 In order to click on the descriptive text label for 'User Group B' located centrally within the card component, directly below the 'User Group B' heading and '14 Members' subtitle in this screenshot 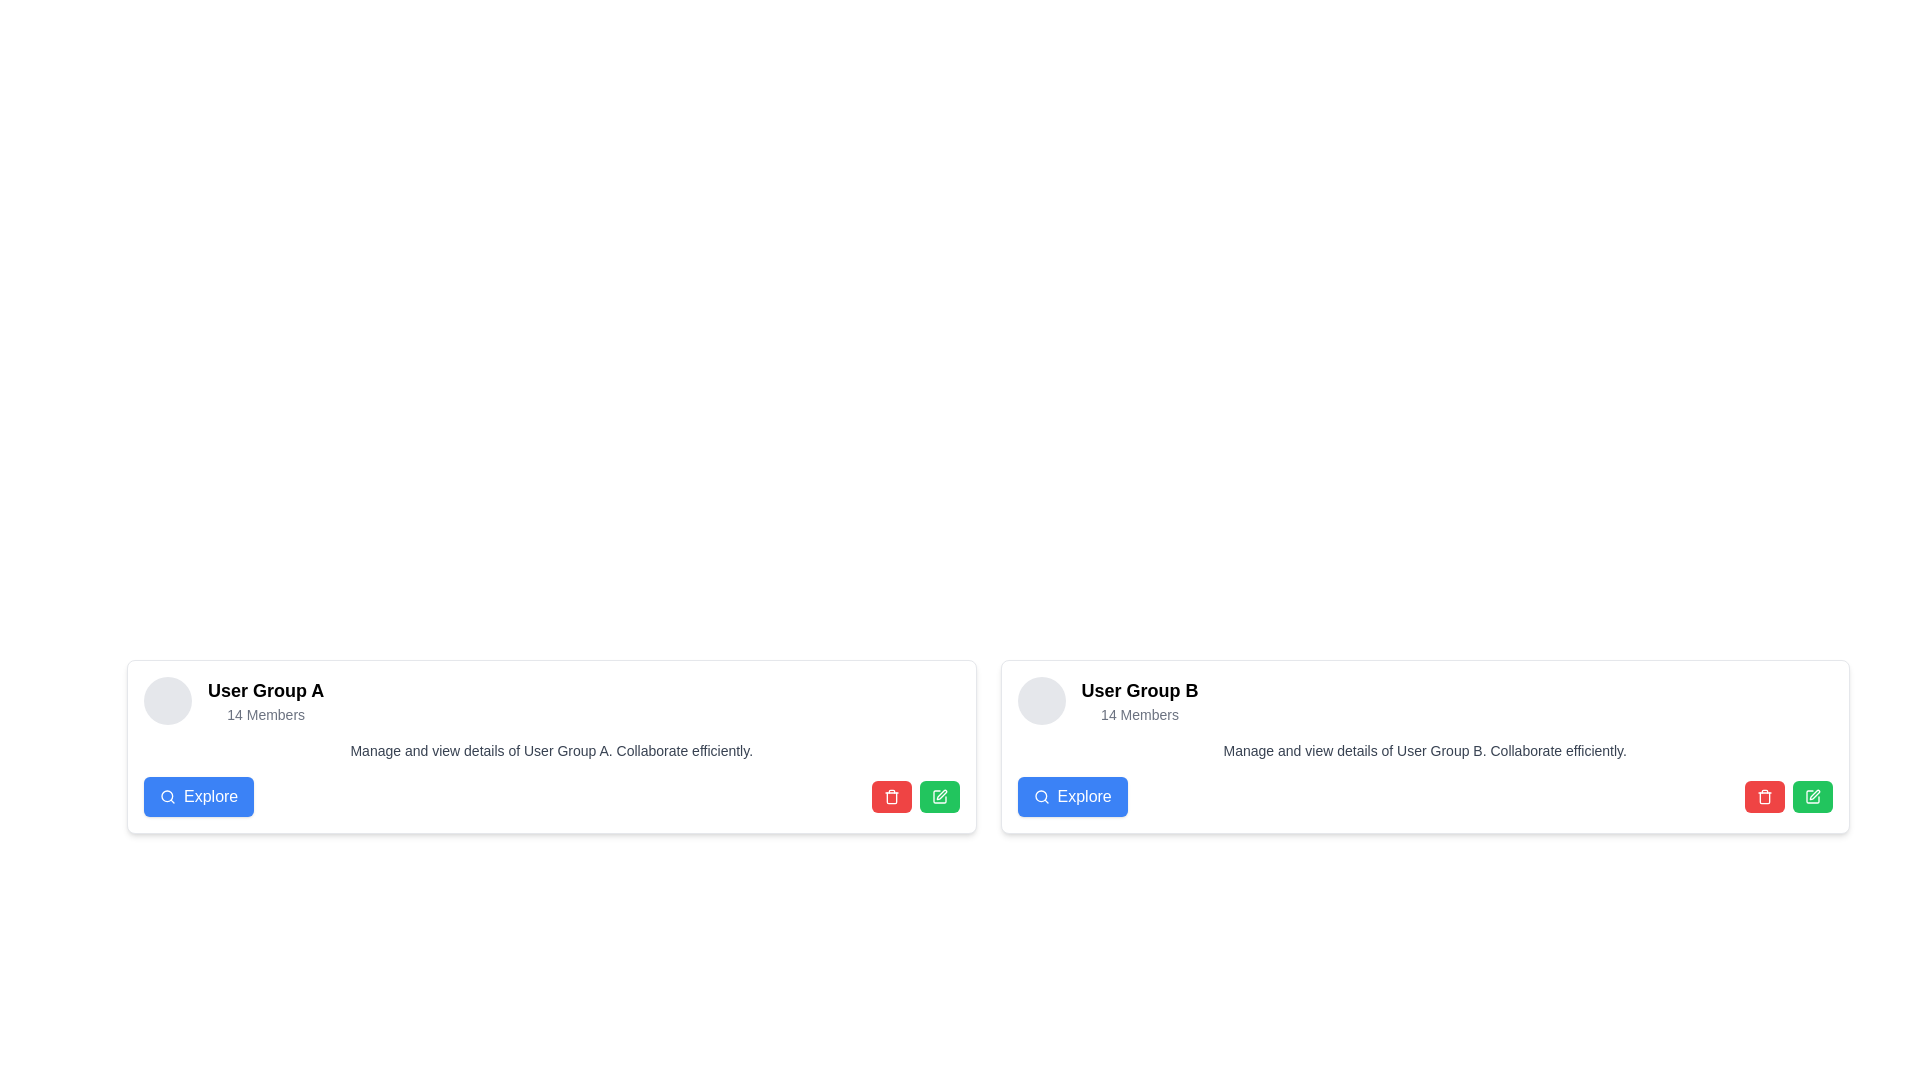, I will do `click(1424, 751)`.